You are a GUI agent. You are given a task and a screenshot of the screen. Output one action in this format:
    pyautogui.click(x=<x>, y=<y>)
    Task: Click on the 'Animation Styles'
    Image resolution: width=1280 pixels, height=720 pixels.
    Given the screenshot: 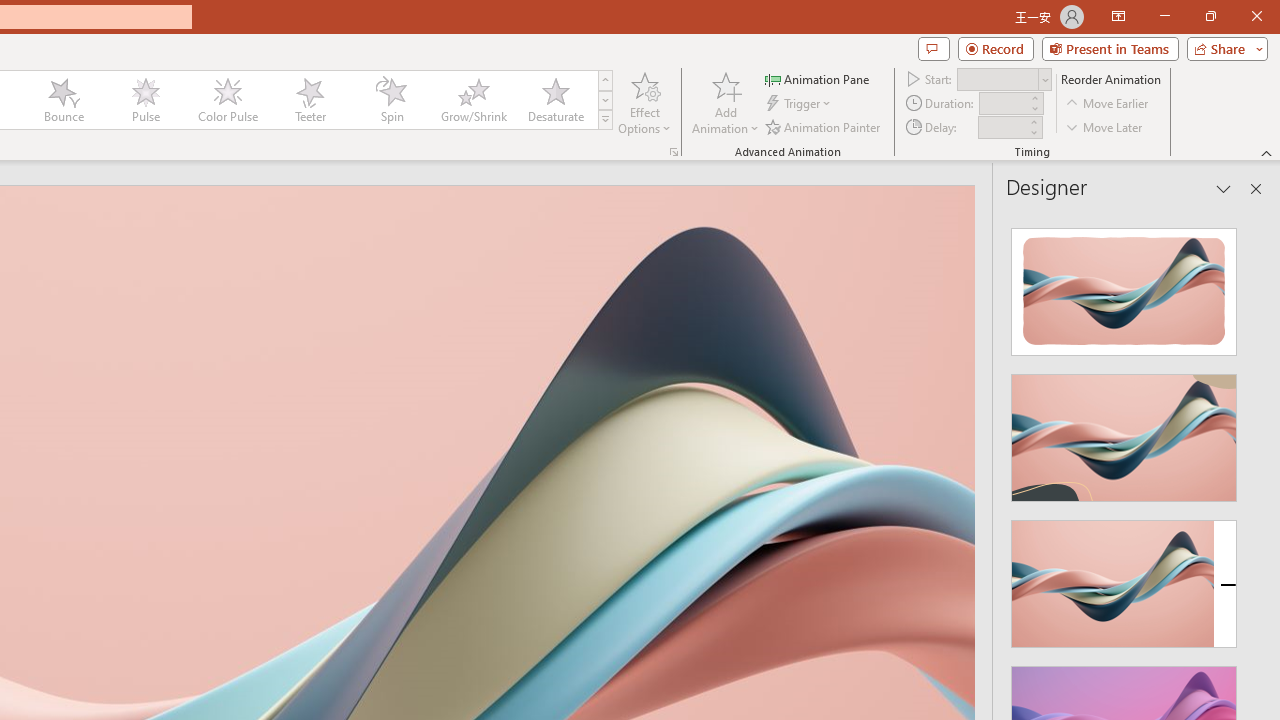 What is the action you would take?
    pyautogui.click(x=604, y=120)
    